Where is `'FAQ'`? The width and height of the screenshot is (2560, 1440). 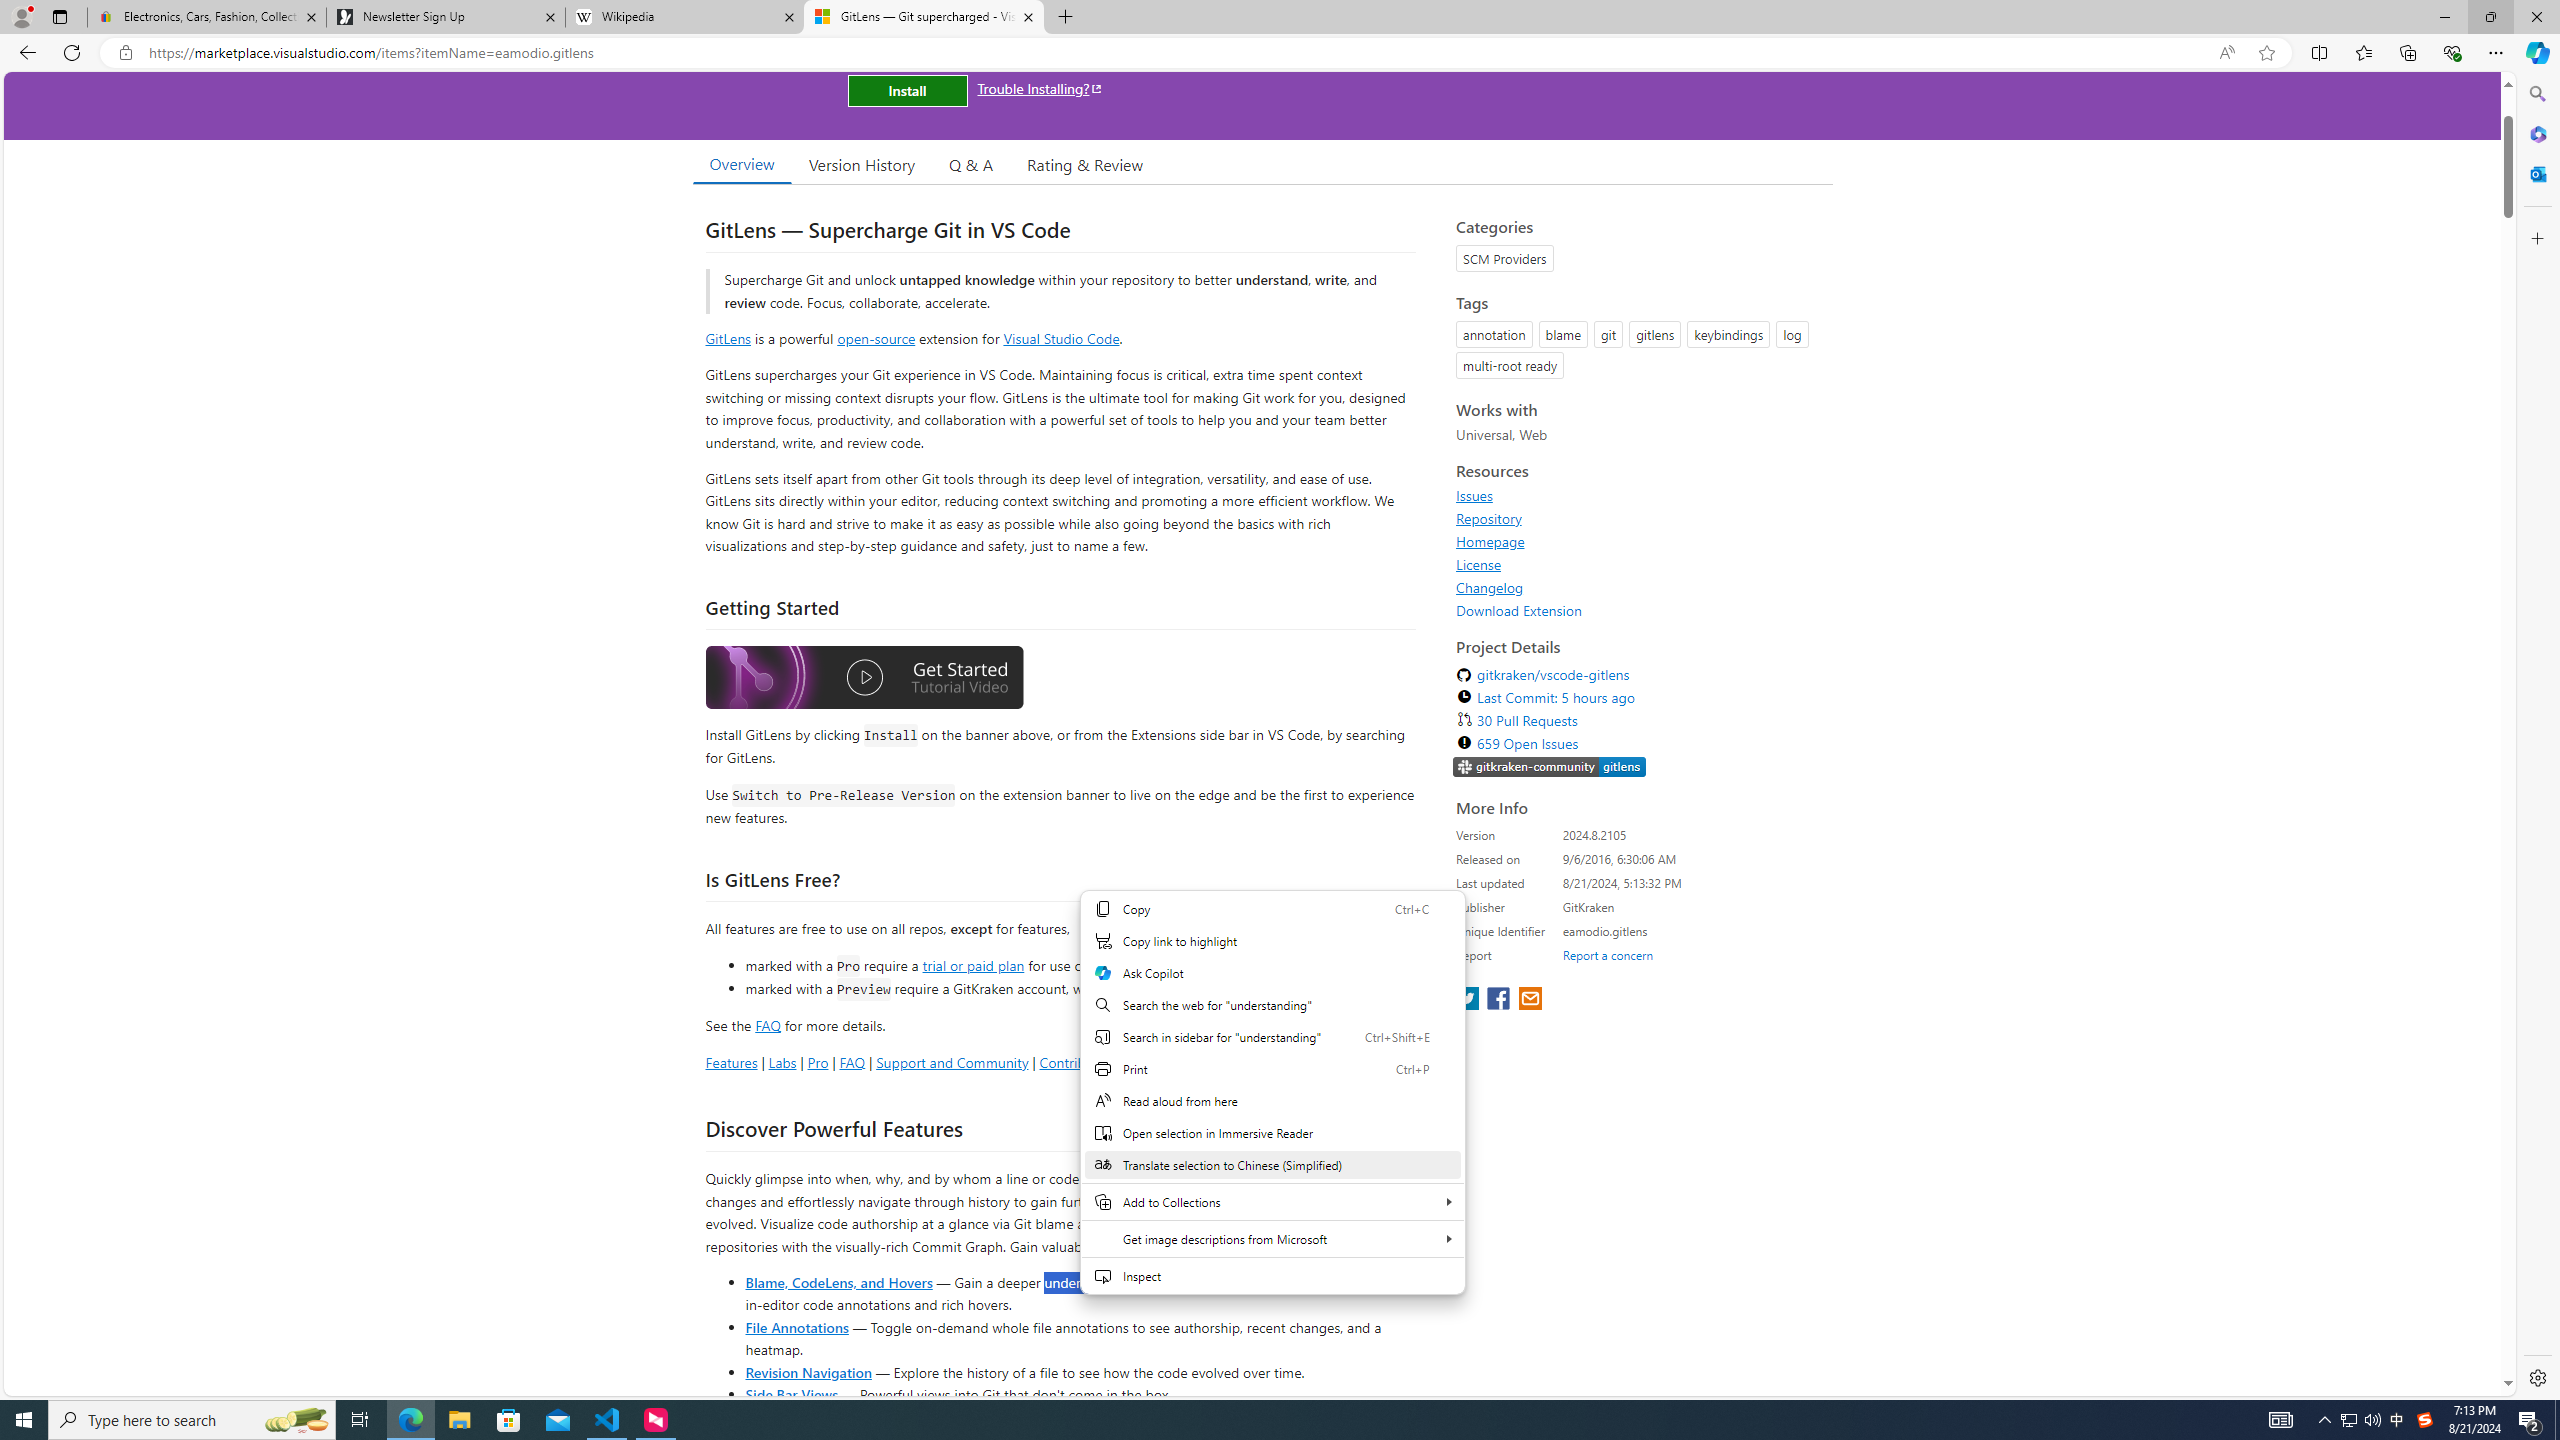 'FAQ' is located at coordinates (851, 1061).